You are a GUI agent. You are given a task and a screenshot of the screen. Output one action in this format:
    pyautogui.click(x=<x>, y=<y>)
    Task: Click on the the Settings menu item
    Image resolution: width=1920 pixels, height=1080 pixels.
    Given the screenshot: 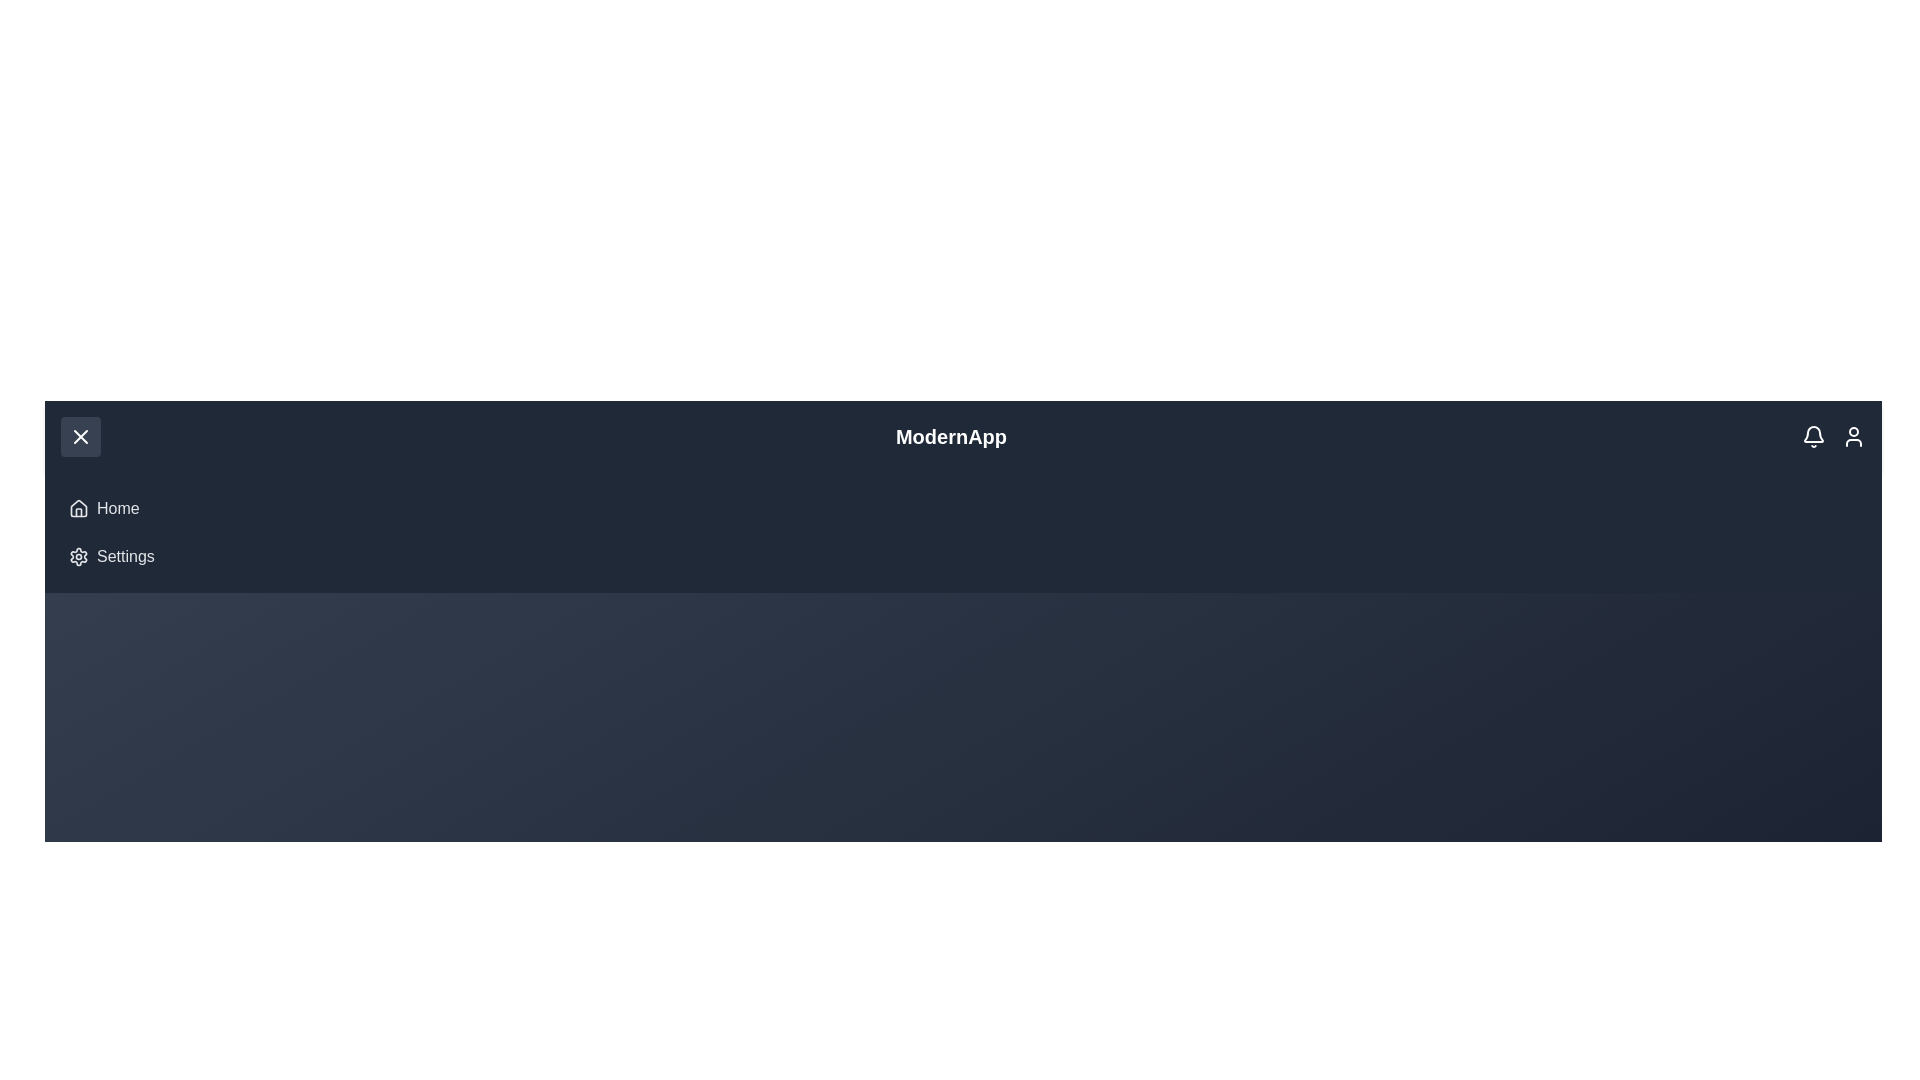 What is the action you would take?
    pyautogui.click(x=124, y=556)
    